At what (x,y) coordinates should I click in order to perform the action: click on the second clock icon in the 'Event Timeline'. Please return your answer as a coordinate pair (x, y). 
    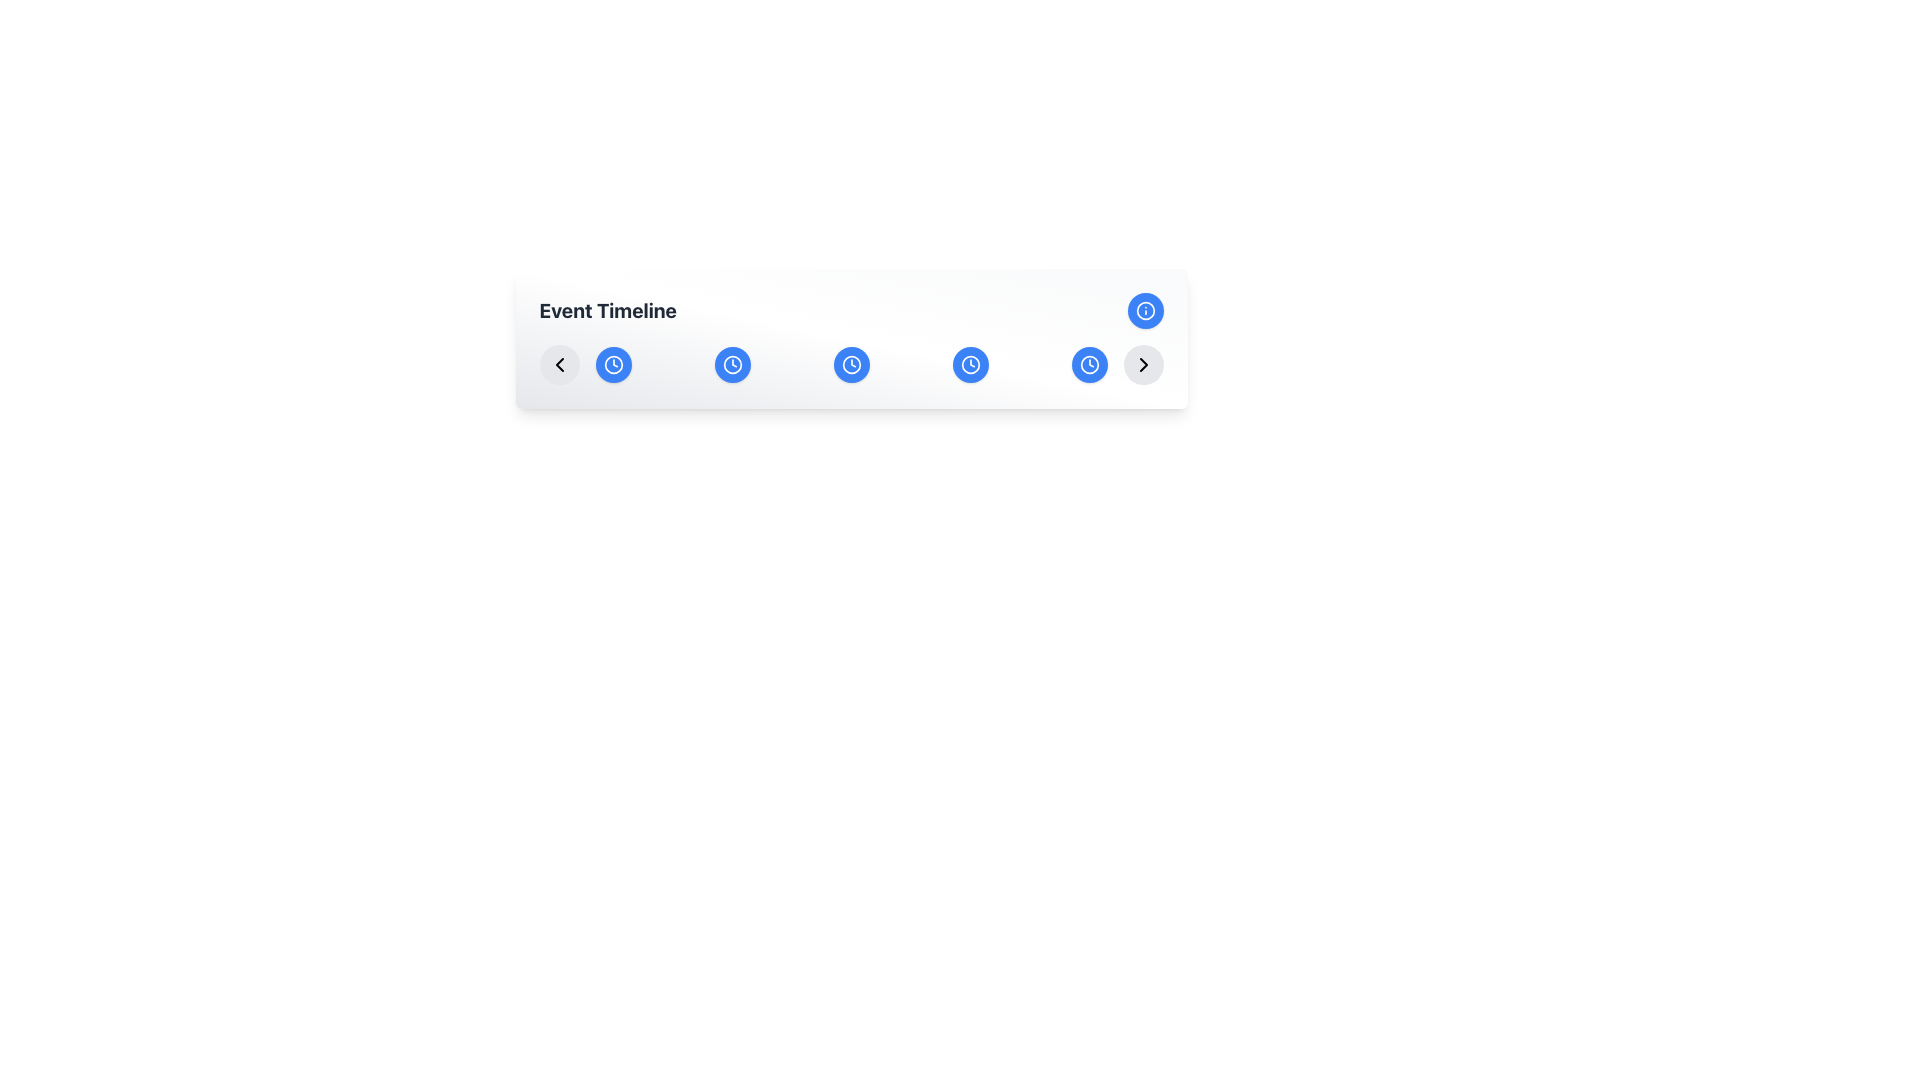
    Looking at the image, I should click on (731, 365).